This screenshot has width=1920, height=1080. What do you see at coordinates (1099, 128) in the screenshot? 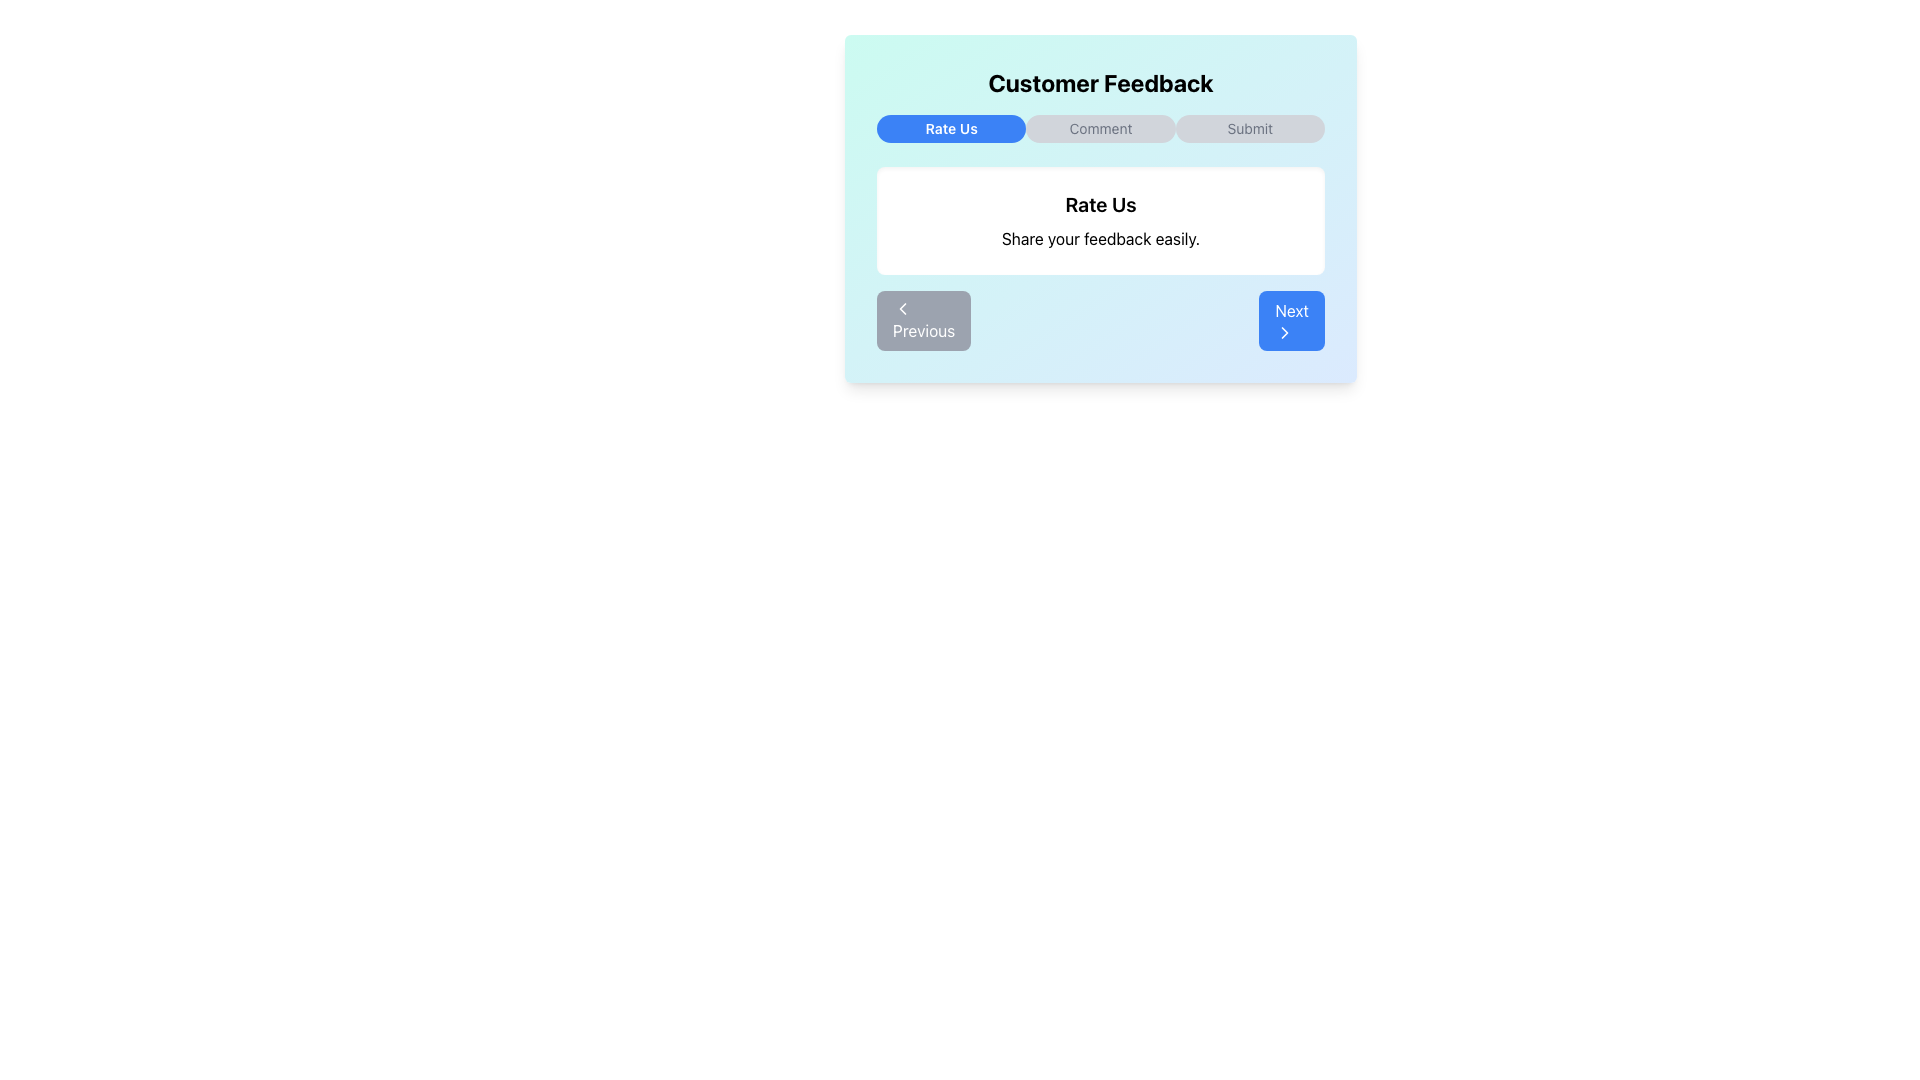
I see `the 'Comment' button, which is a rounded button with a light gray background and gray text, positioned between the 'Rate Us' and 'Submit' buttons in the top horizontal row` at bounding box center [1099, 128].